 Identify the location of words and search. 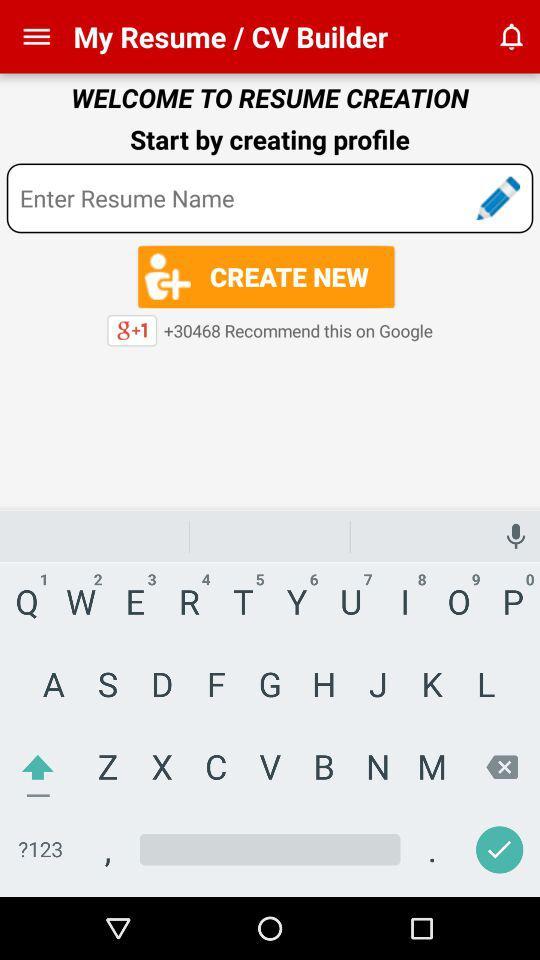
(270, 198).